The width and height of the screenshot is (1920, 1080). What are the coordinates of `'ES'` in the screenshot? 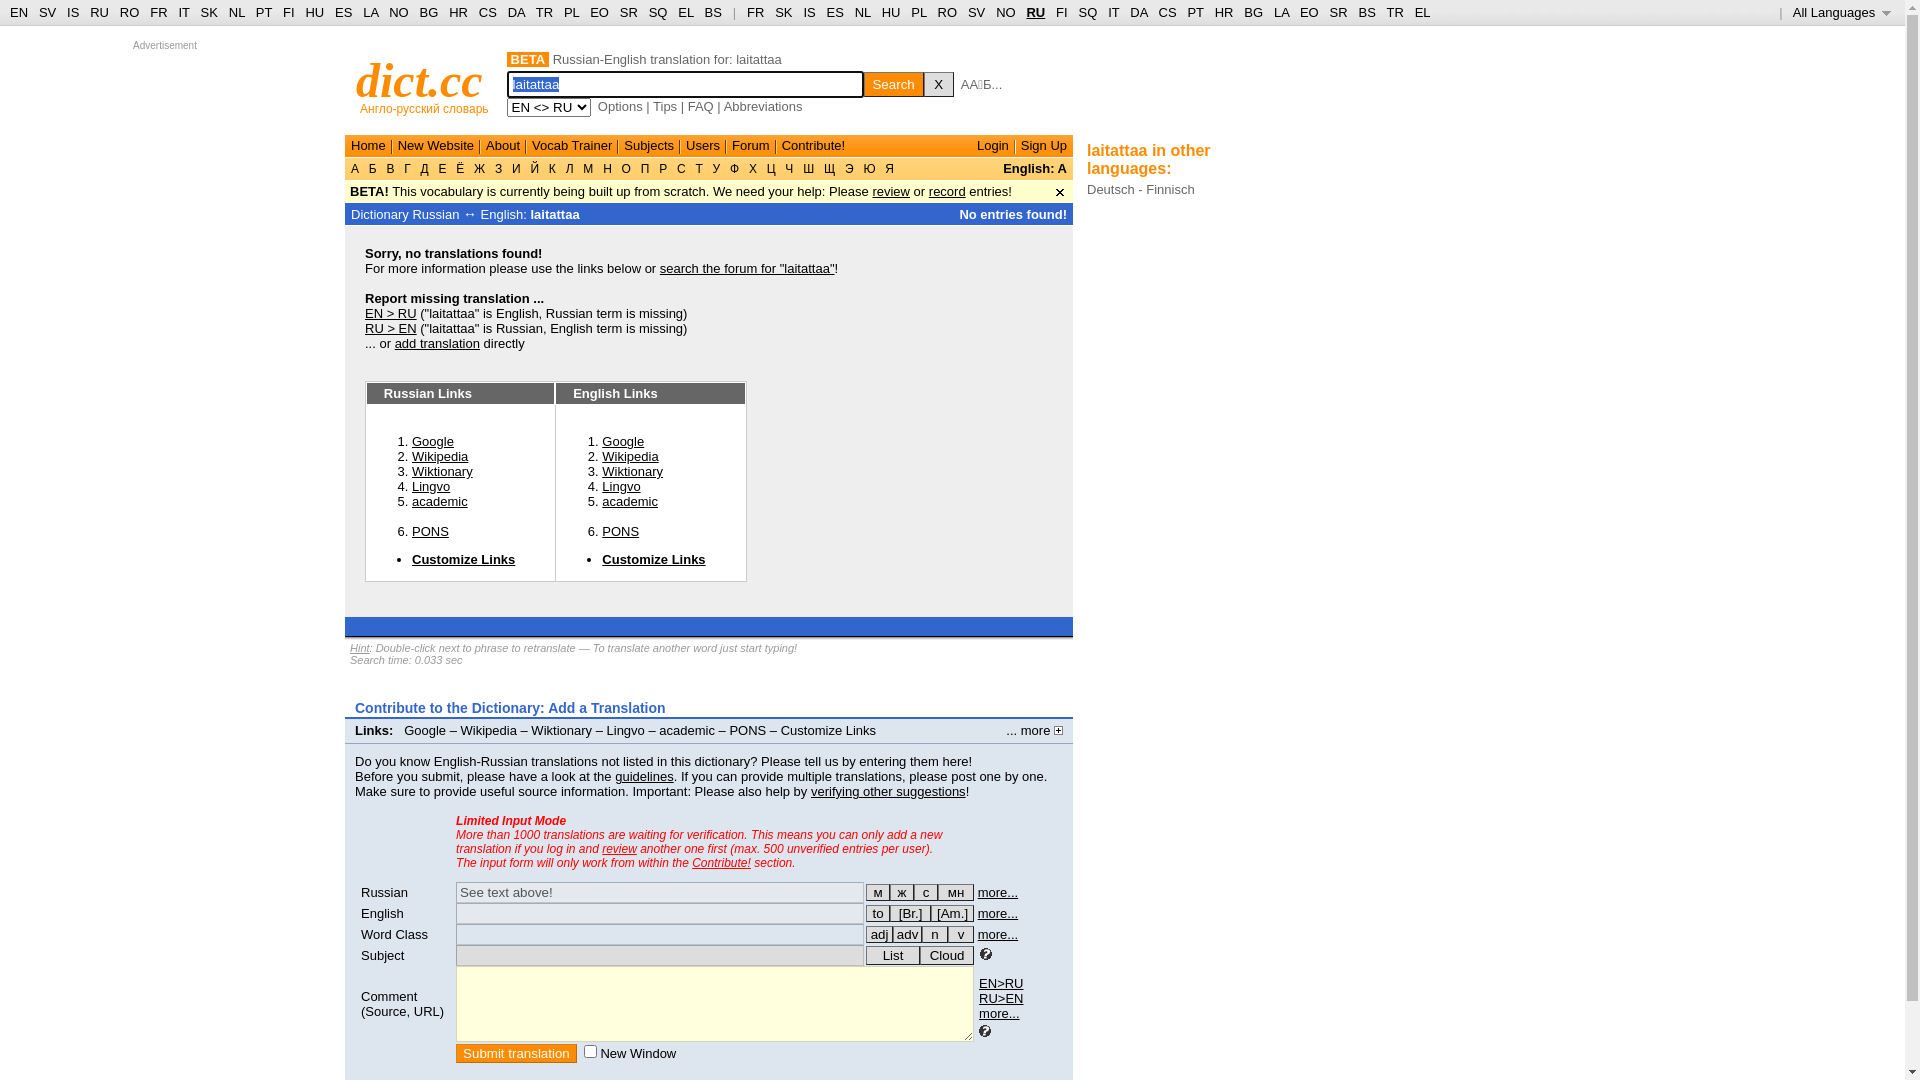 It's located at (343, 12).